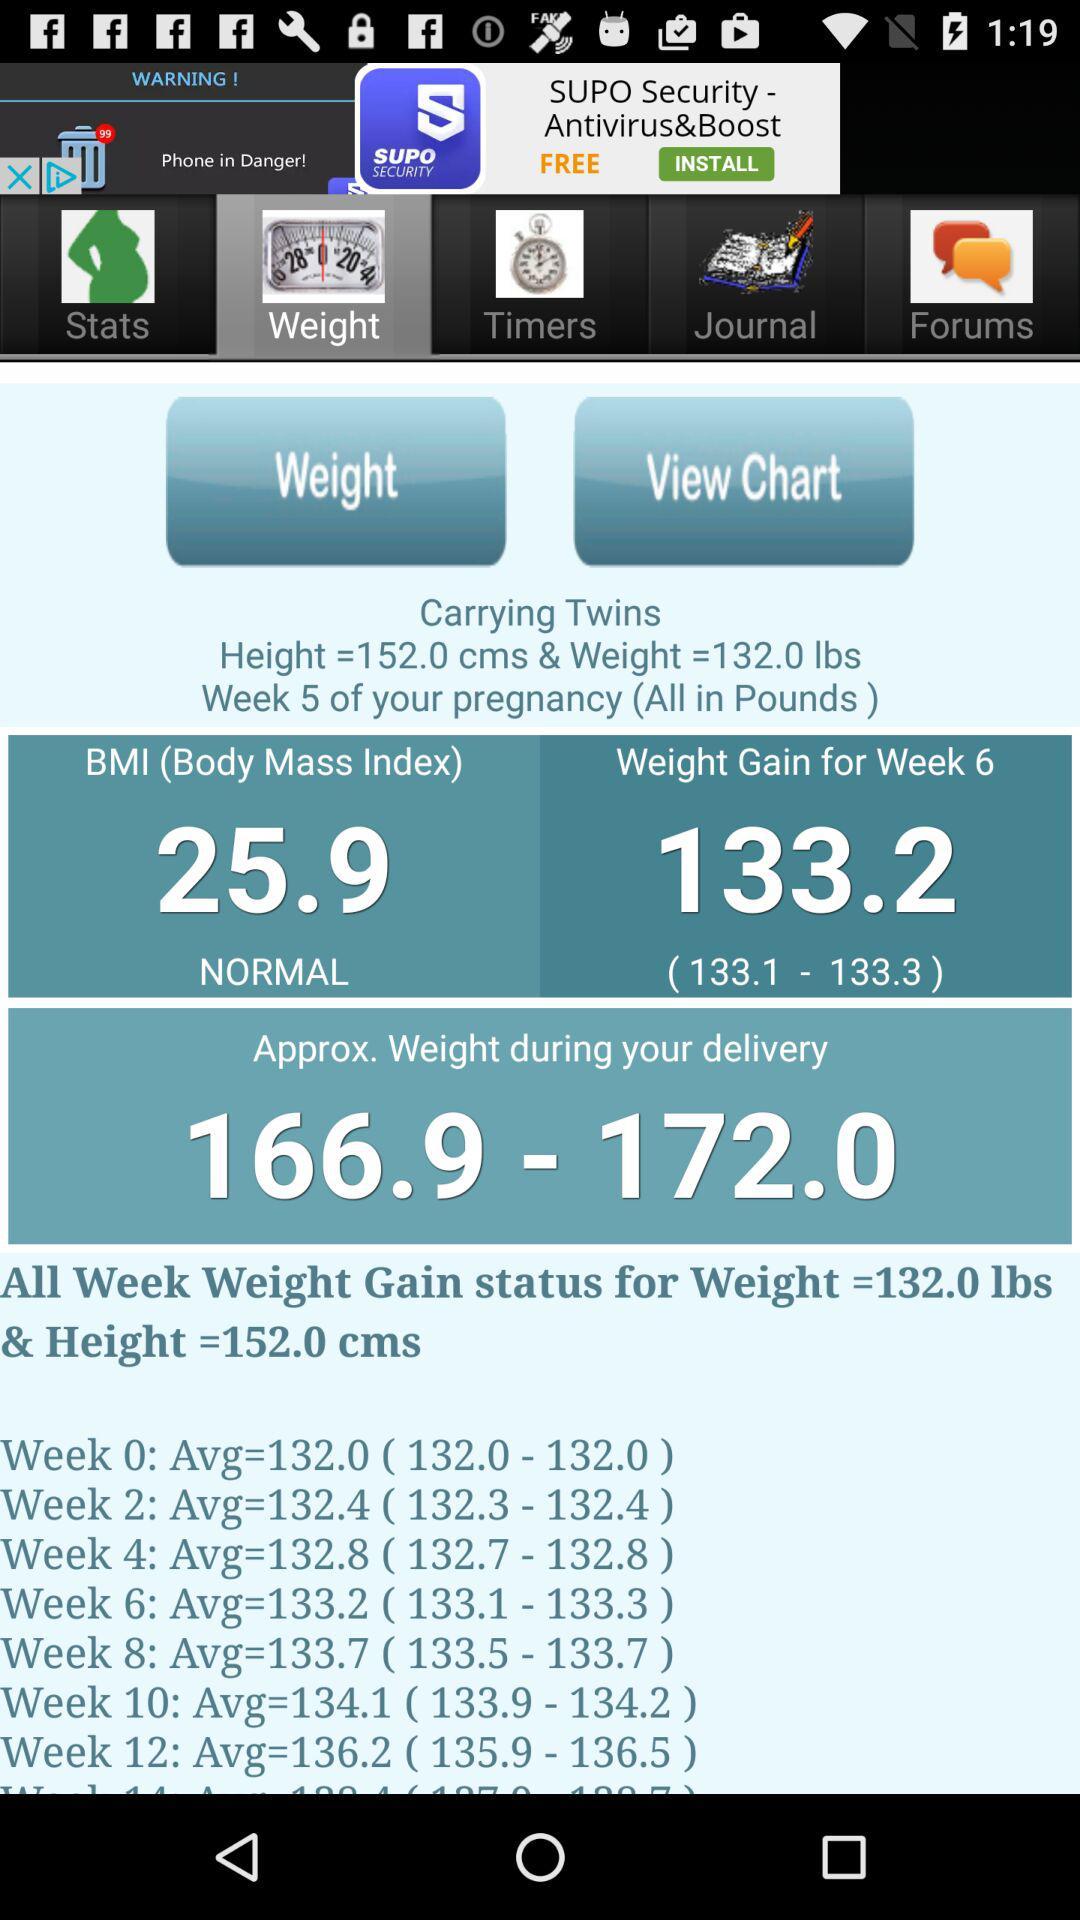  What do you see at coordinates (743, 482) in the screenshot?
I see `chart` at bounding box center [743, 482].